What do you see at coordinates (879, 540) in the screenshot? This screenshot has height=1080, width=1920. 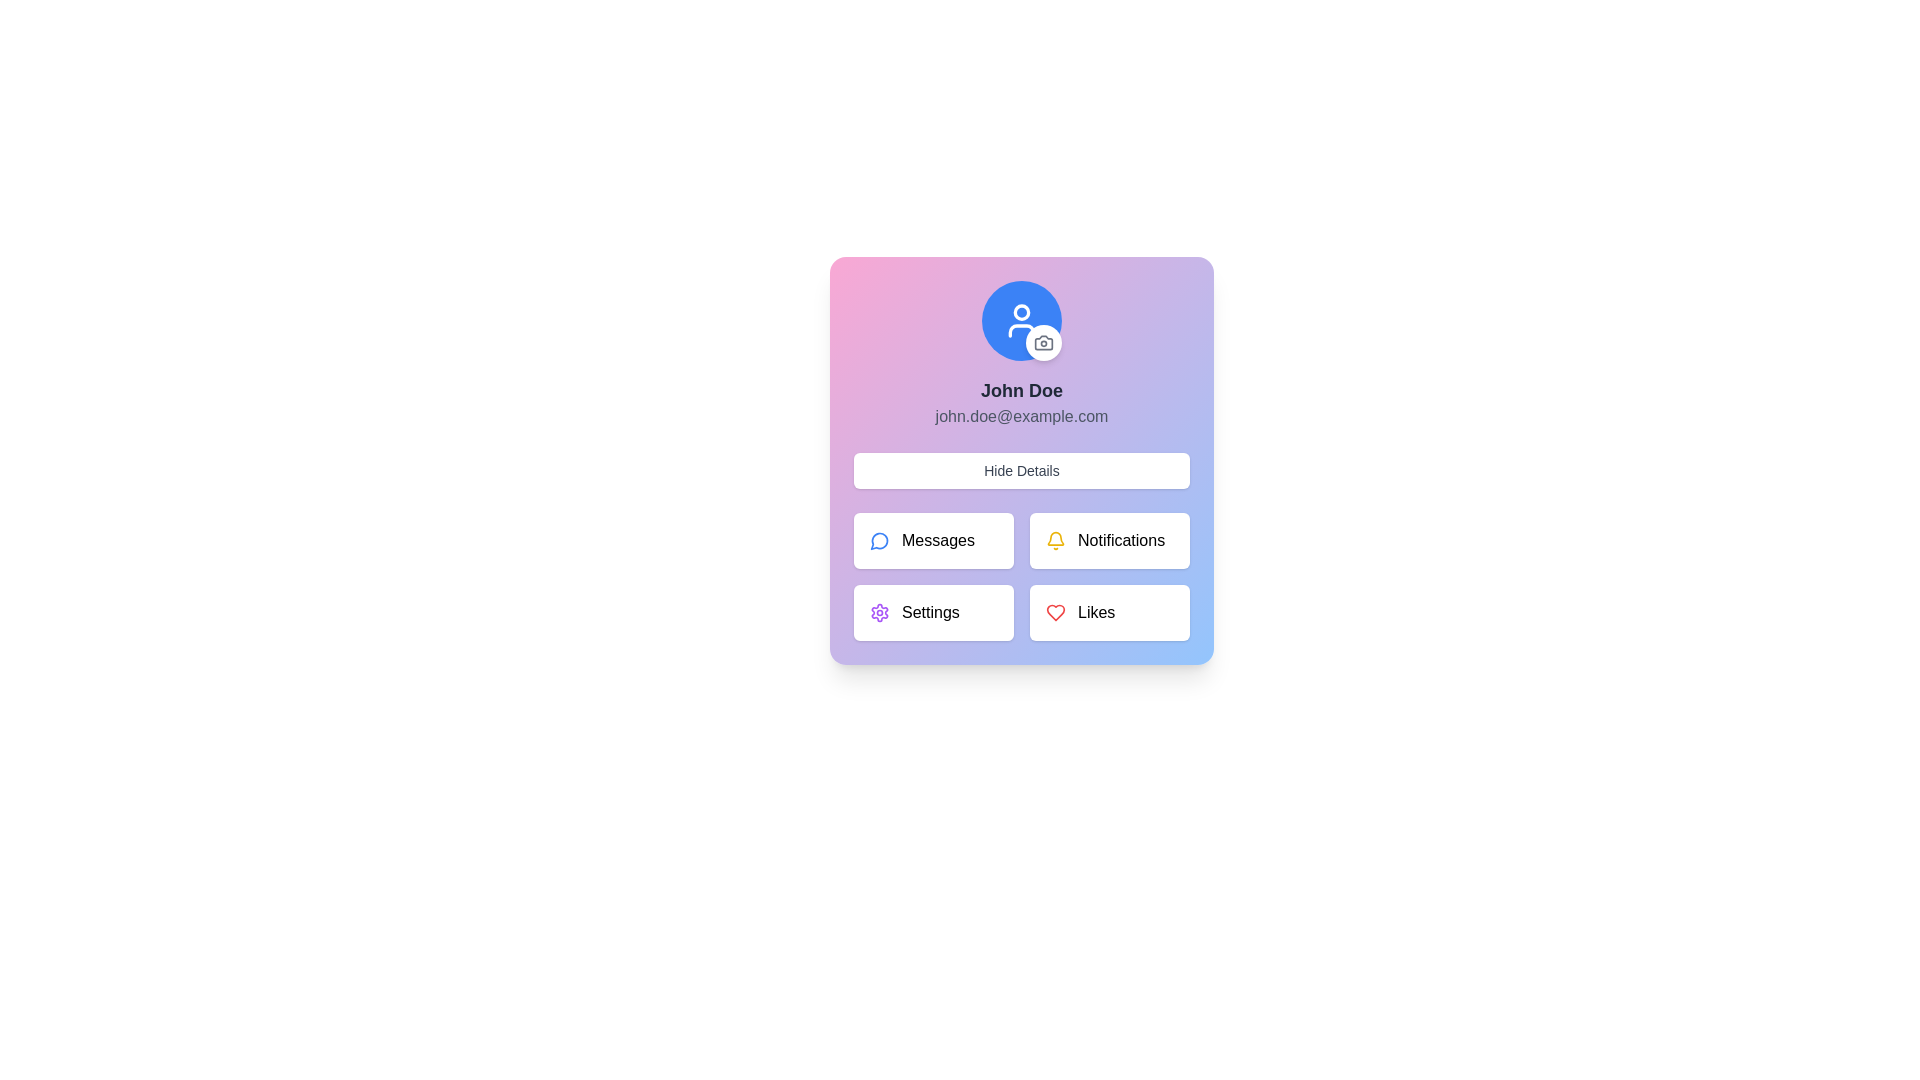 I see `the 'Messages' icon located in the top-left quadrant of the card, adjacent to the text label 'Messages'` at bounding box center [879, 540].